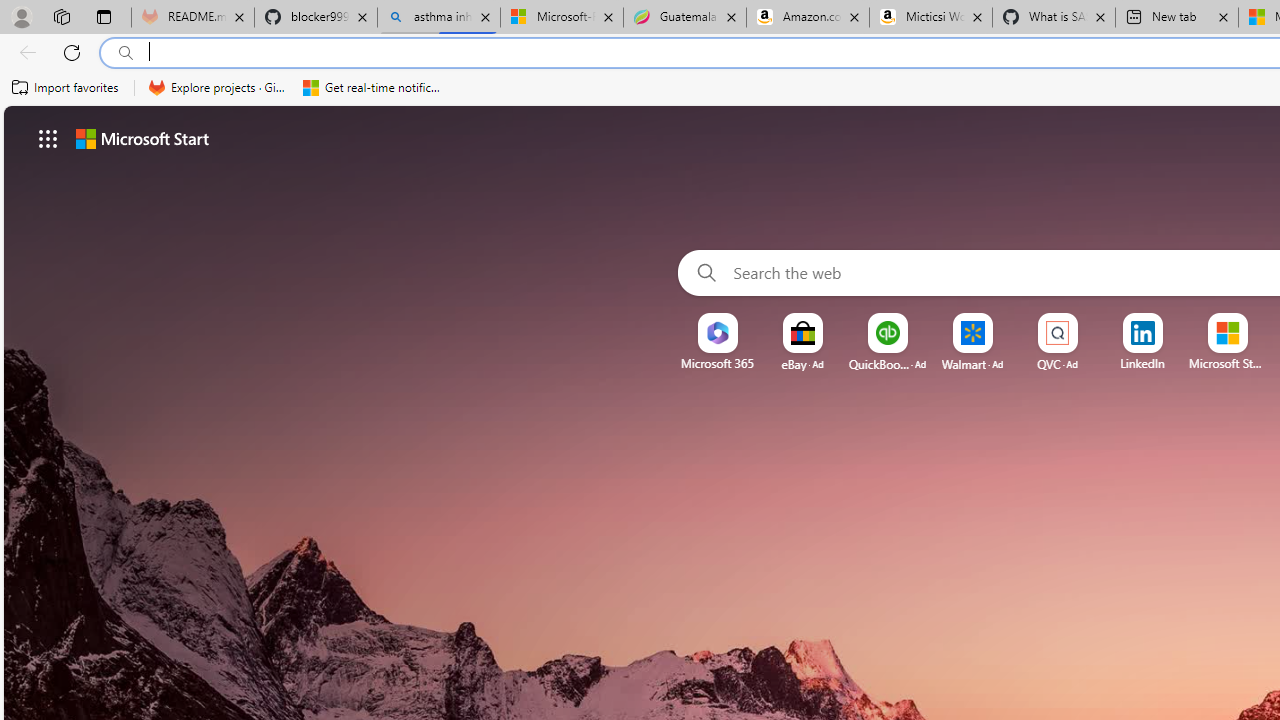 This screenshot has height=720, width=1280. Describe the element at coordinates (65, 87) in the screenshot. I see `'Import favorites'` at that location.